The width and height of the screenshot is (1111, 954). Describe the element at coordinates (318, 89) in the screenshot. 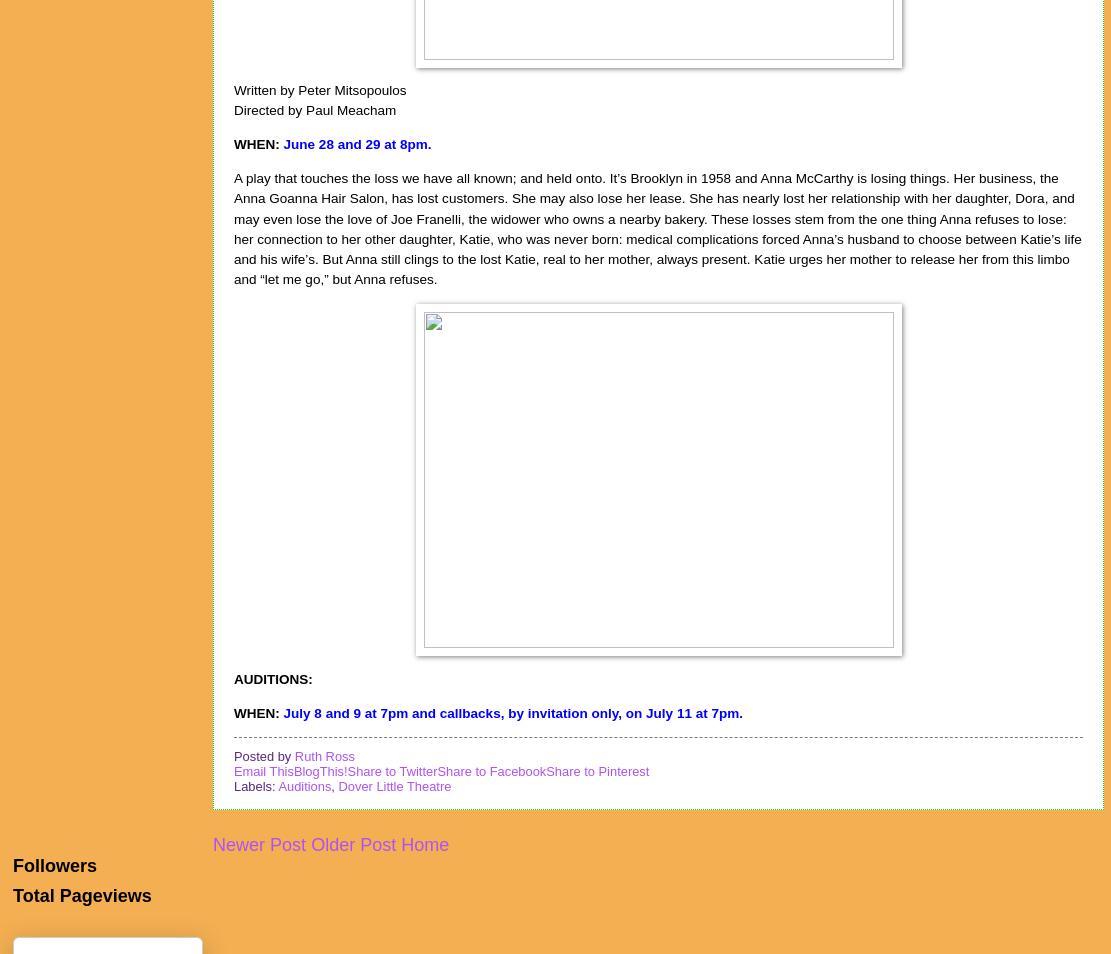

I see `'Written by Peter Mitsopoulos'` at that location.